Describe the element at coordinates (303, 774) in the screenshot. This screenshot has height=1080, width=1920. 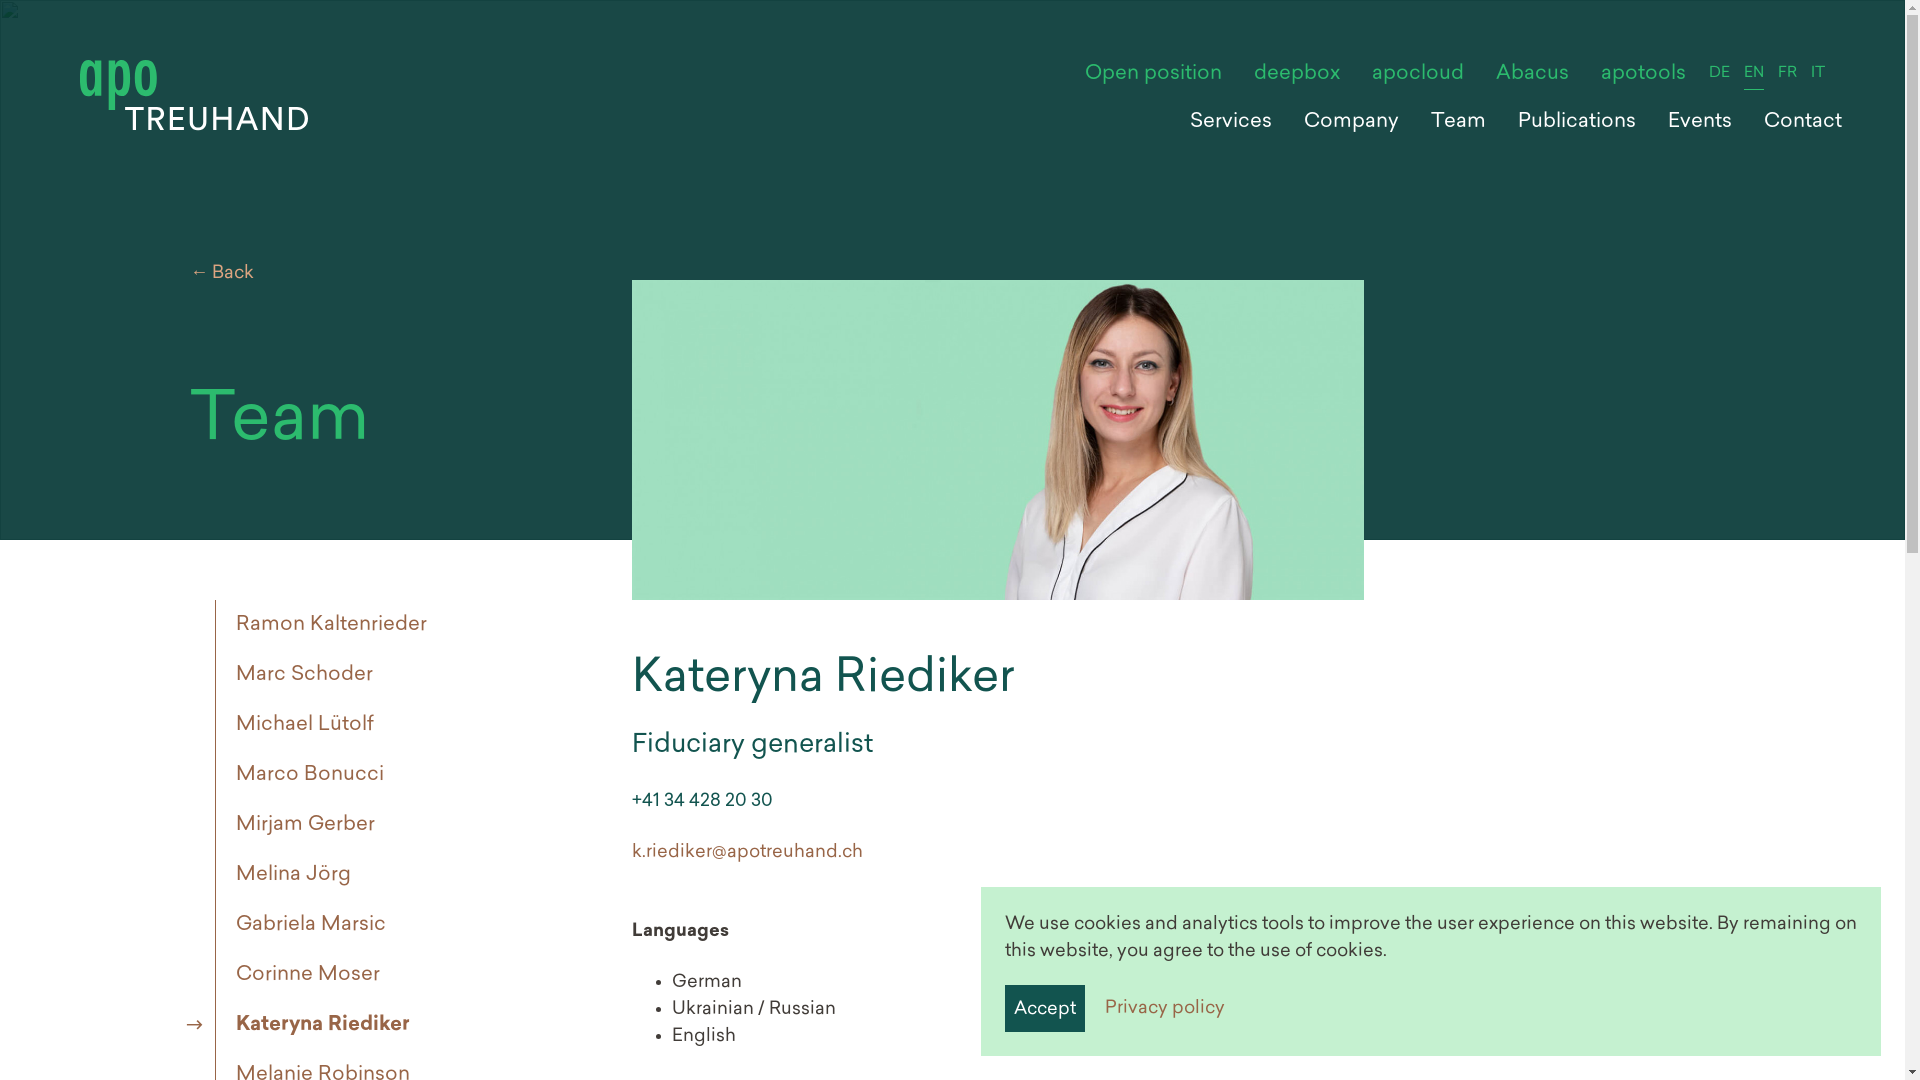
I see `'Marco Bonucci'` at that location.